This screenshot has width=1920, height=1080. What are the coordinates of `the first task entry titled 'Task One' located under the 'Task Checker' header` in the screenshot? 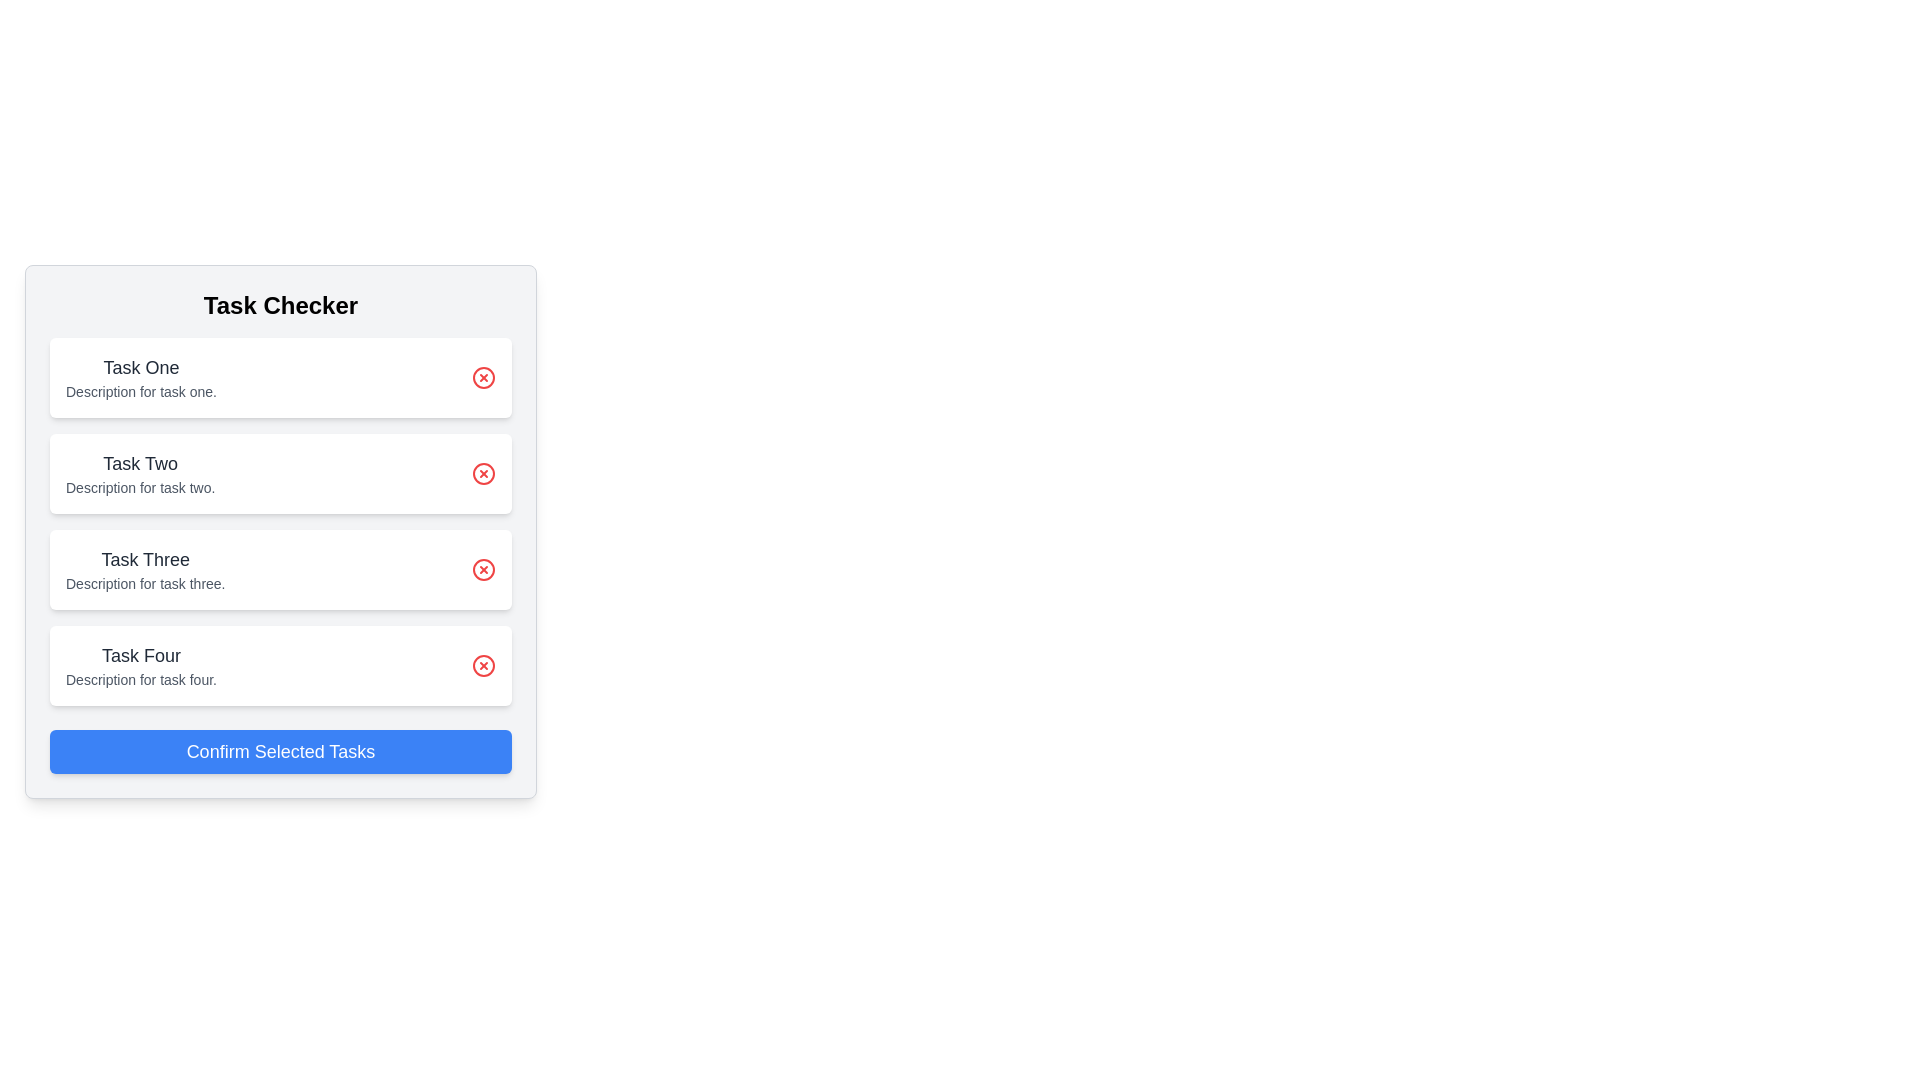 It's located at (140, 378).